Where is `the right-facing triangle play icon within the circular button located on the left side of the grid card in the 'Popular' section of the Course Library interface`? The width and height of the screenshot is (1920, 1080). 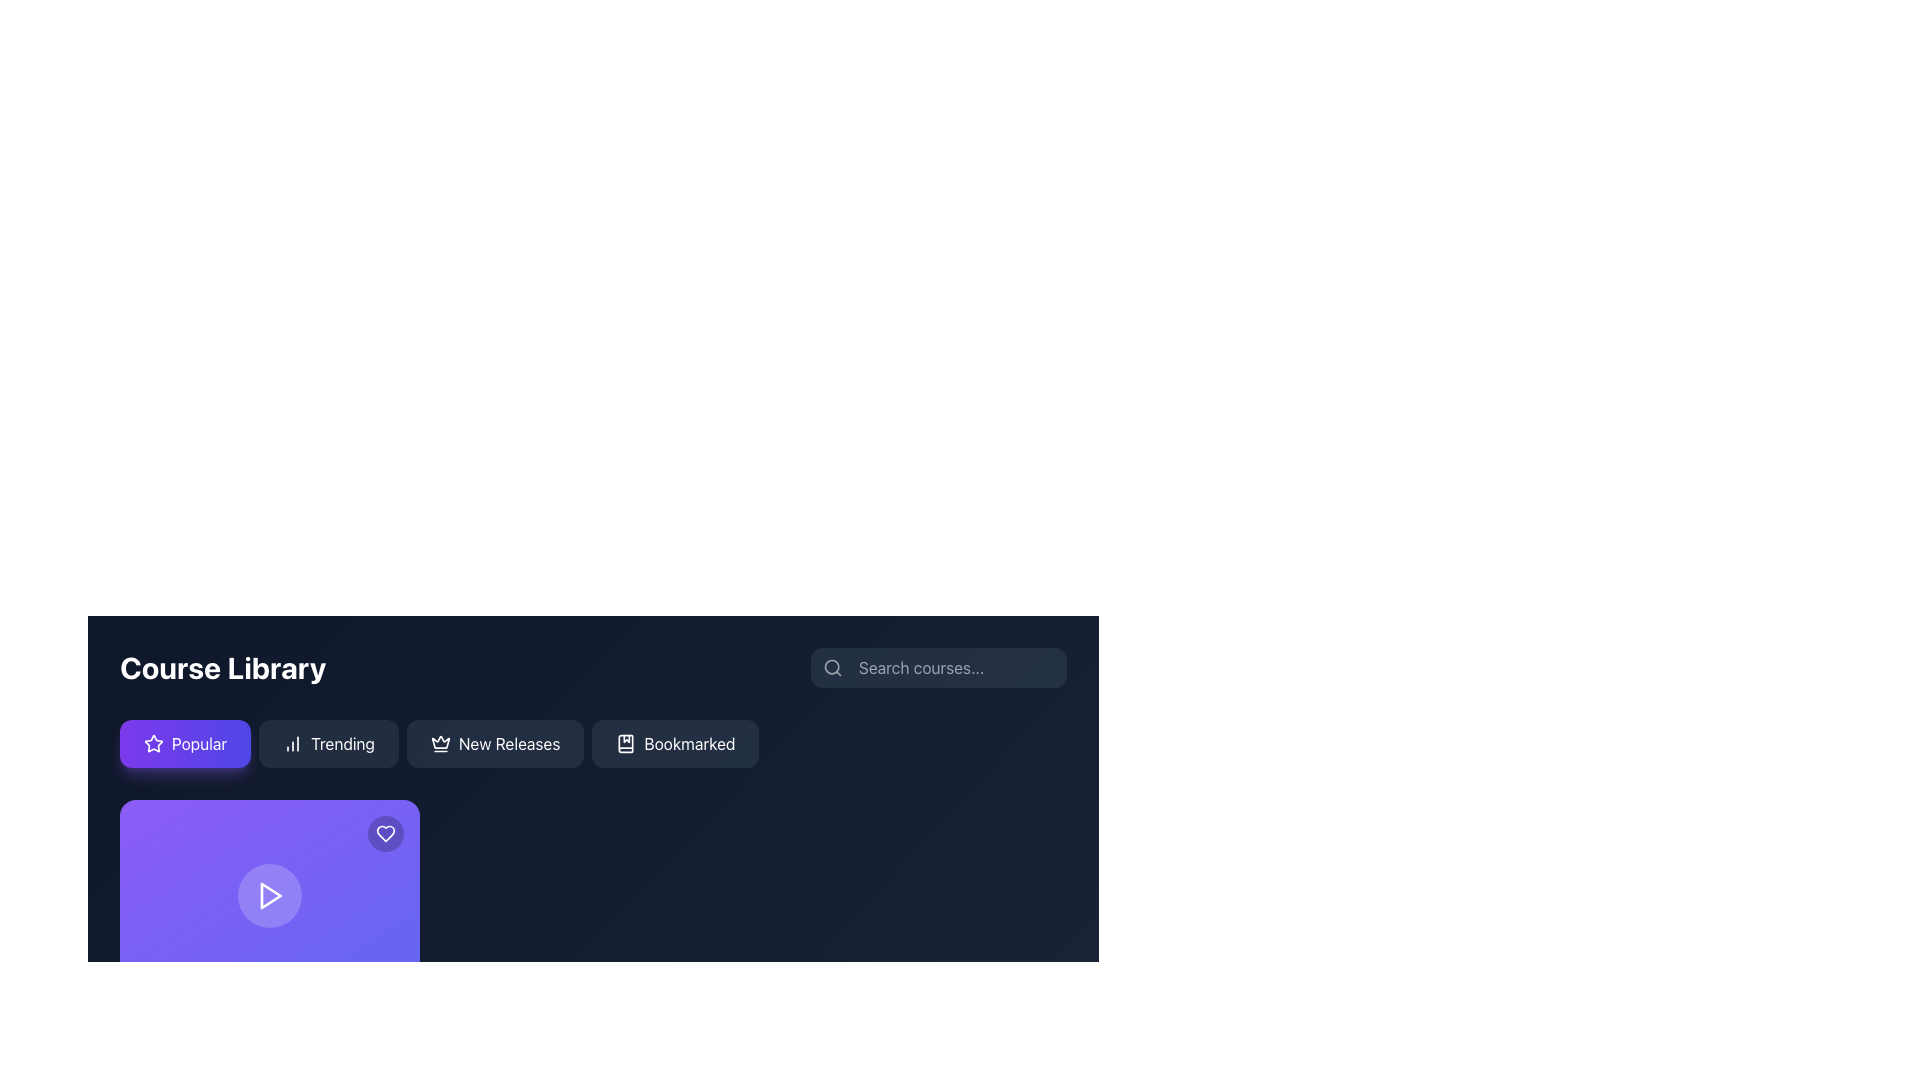 the right-facing triangle play icon within the circular button located on the left side of the grid card in the 'Popular' section of the Course Library interface is located at coordinates (270, 894).